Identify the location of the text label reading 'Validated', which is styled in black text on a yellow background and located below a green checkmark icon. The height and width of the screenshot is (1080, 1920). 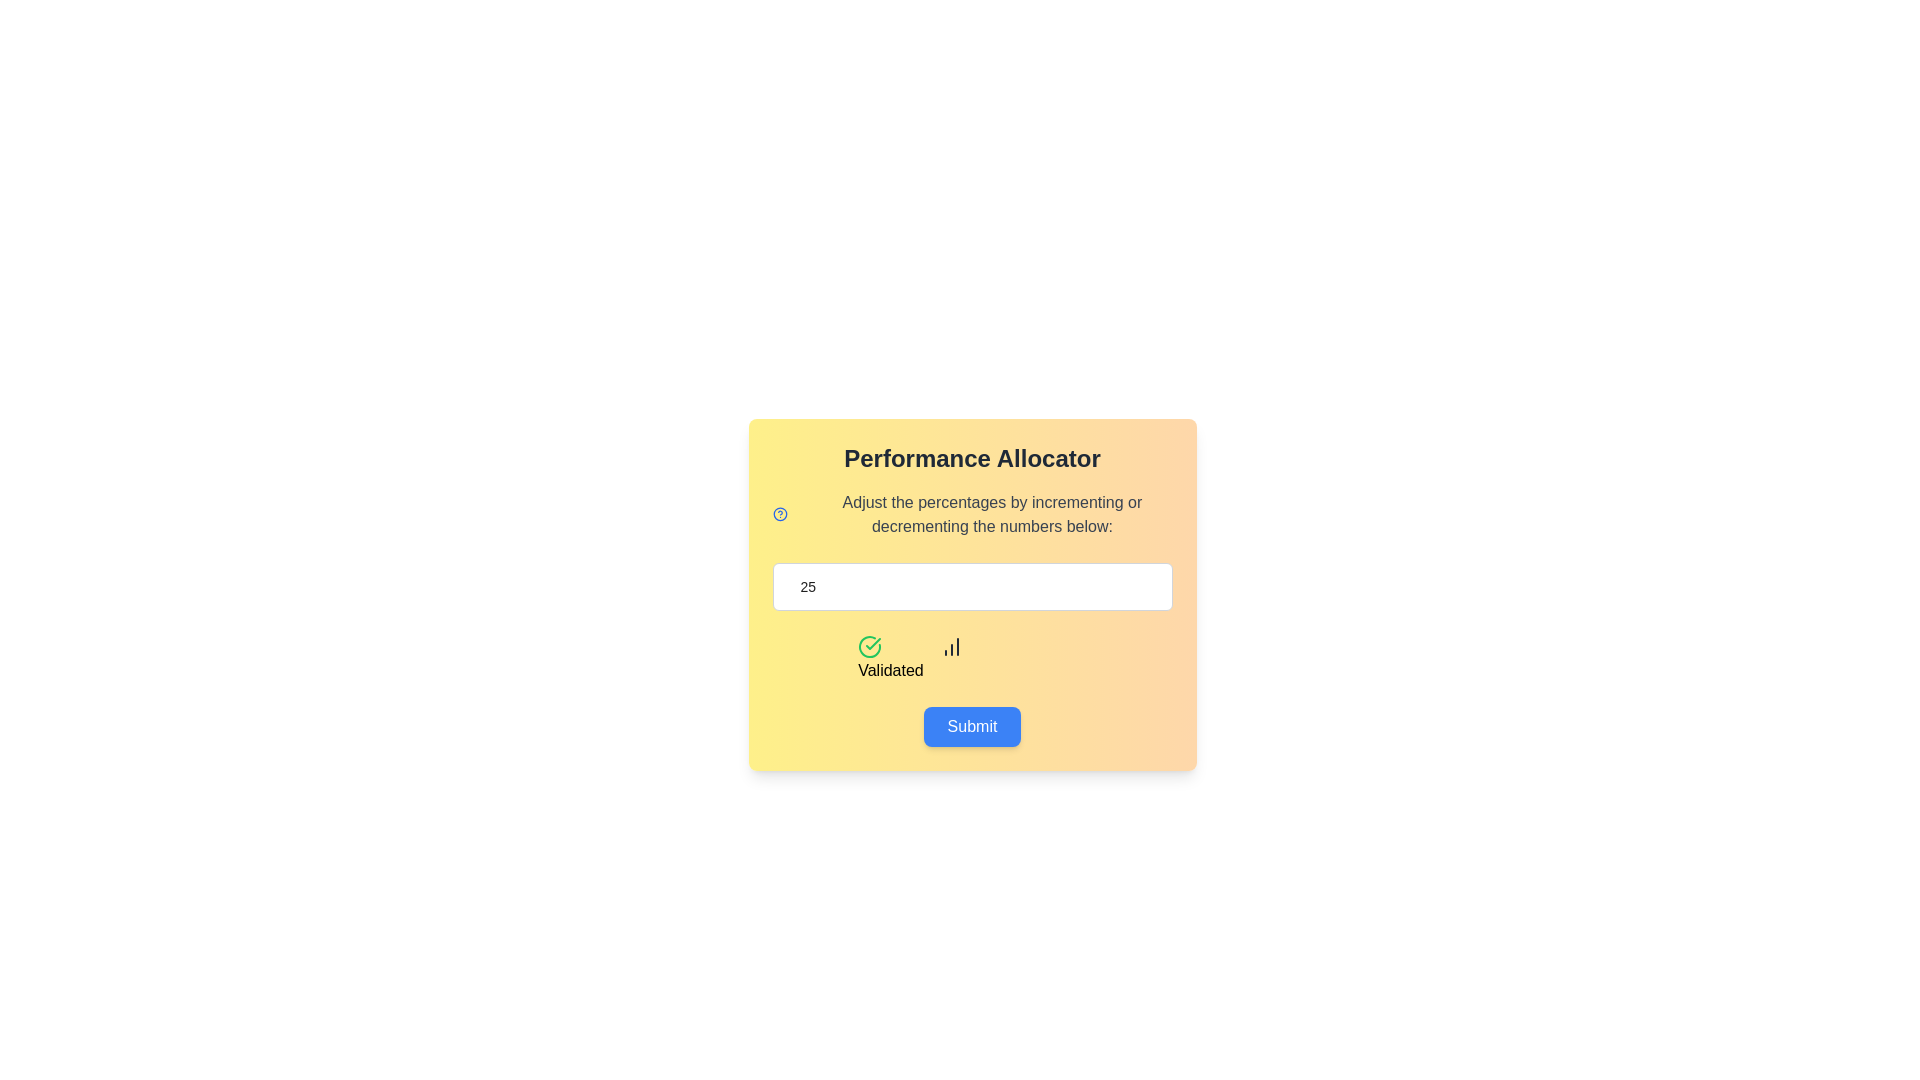
(889, 671).